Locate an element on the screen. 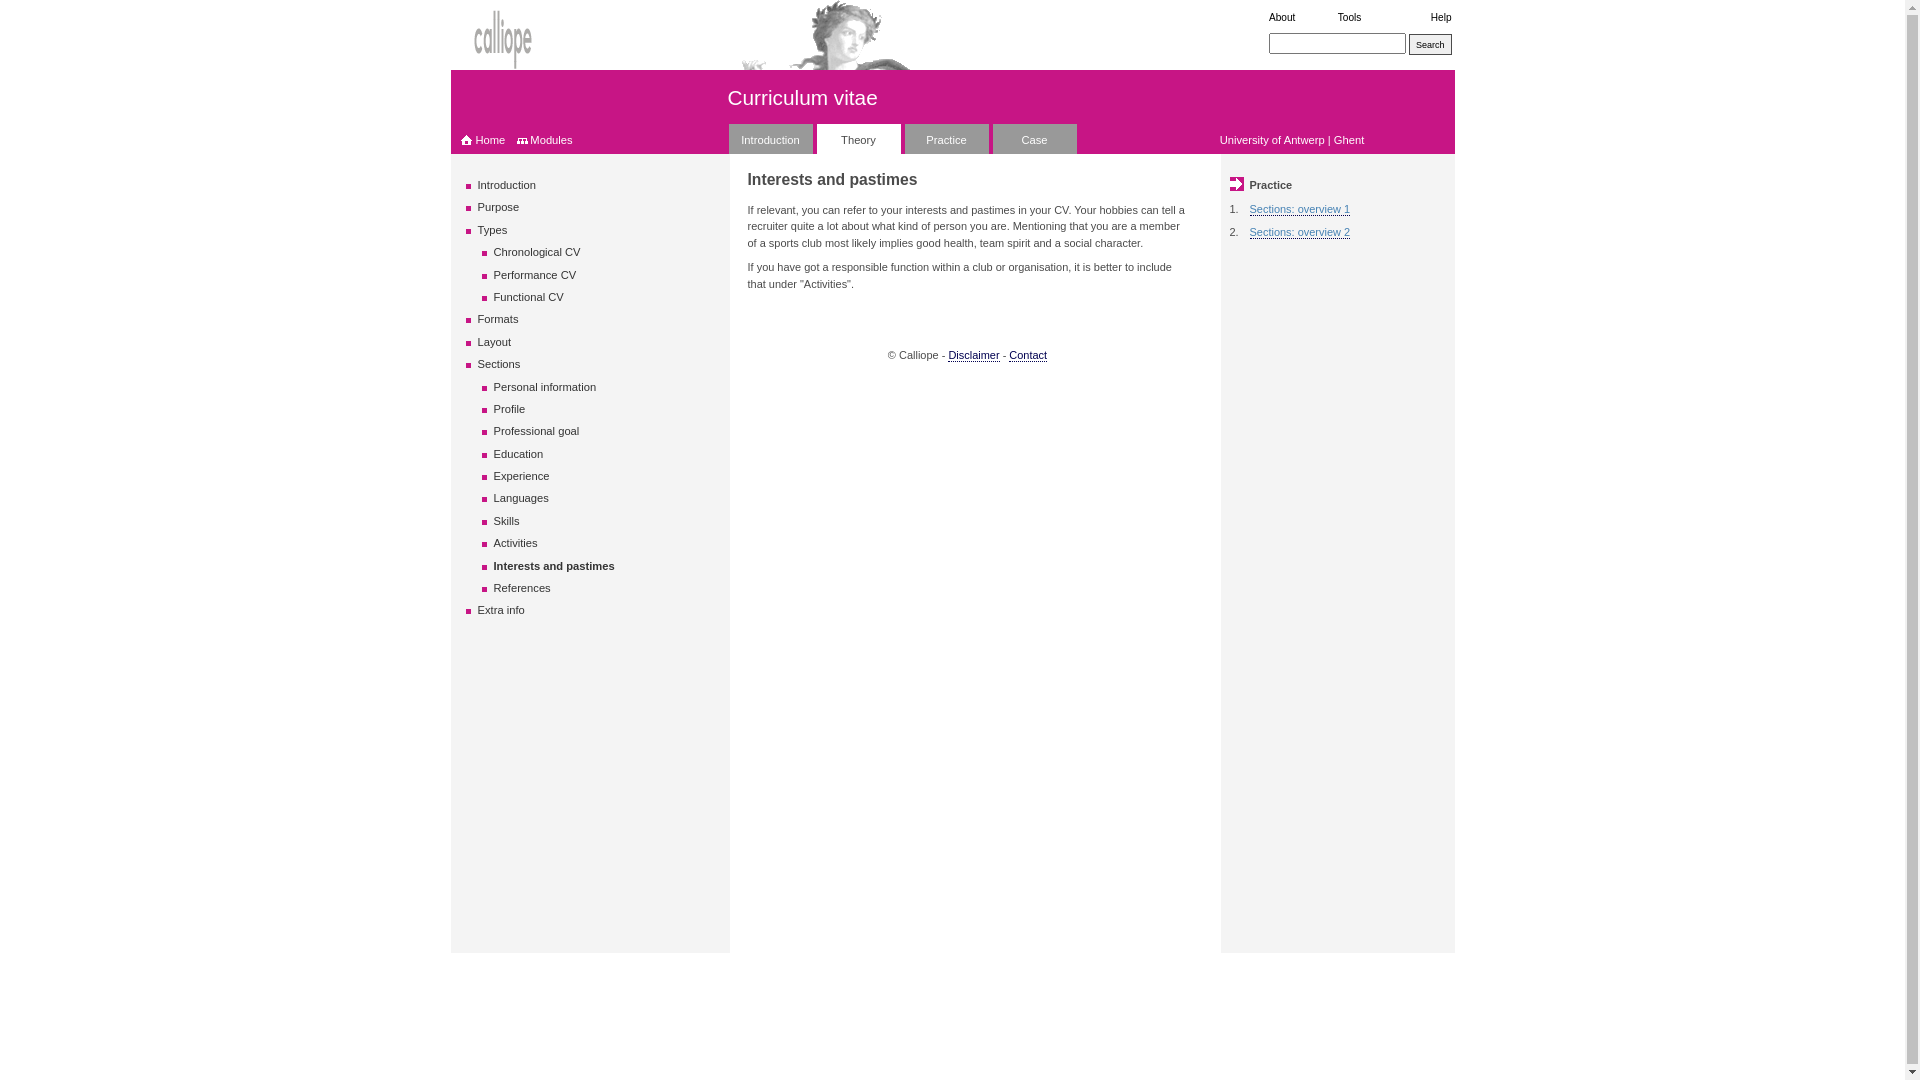 The image size is (1920, 1080). 'Search' is located at coordinates (1429, 44).